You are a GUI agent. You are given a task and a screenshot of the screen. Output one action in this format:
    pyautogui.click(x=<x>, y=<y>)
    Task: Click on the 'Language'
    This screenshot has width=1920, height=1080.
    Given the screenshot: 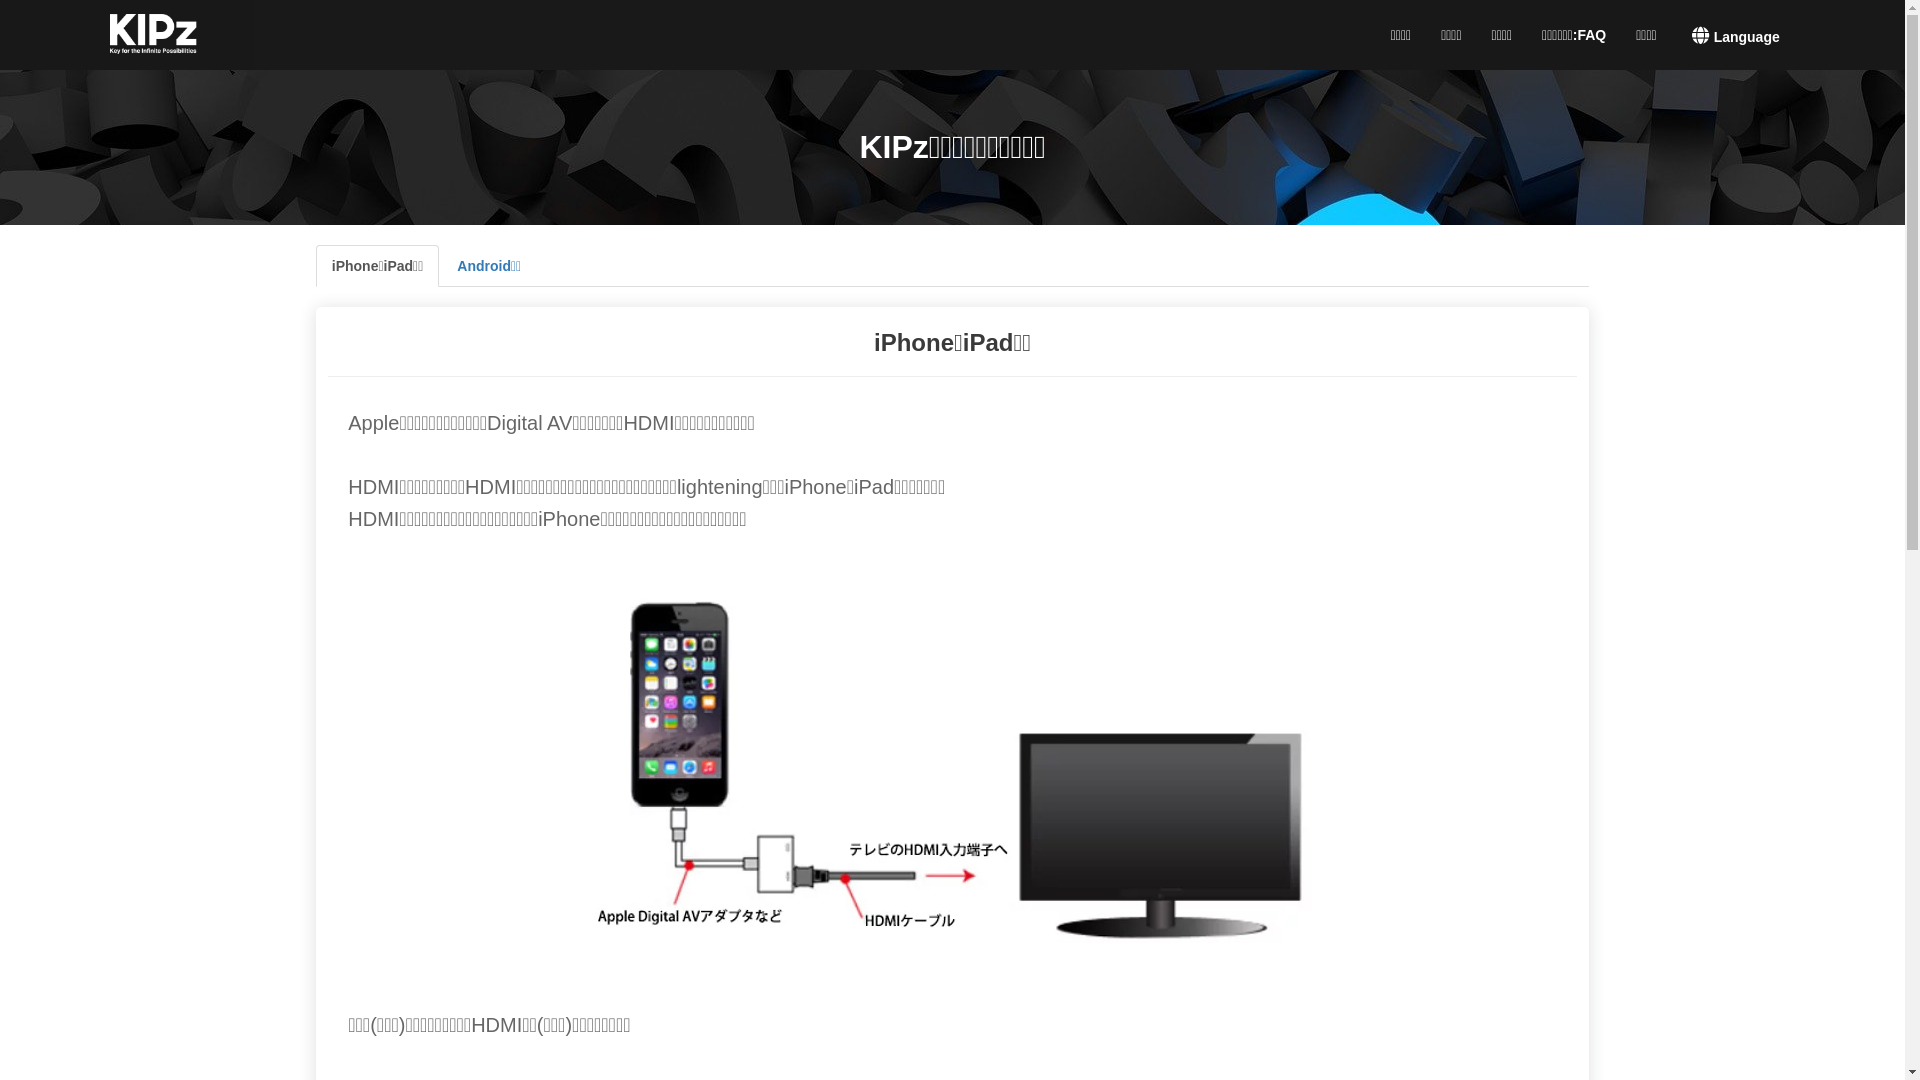 What is the action you would take?
    pyautogui.click(x=1735, y=31)
    